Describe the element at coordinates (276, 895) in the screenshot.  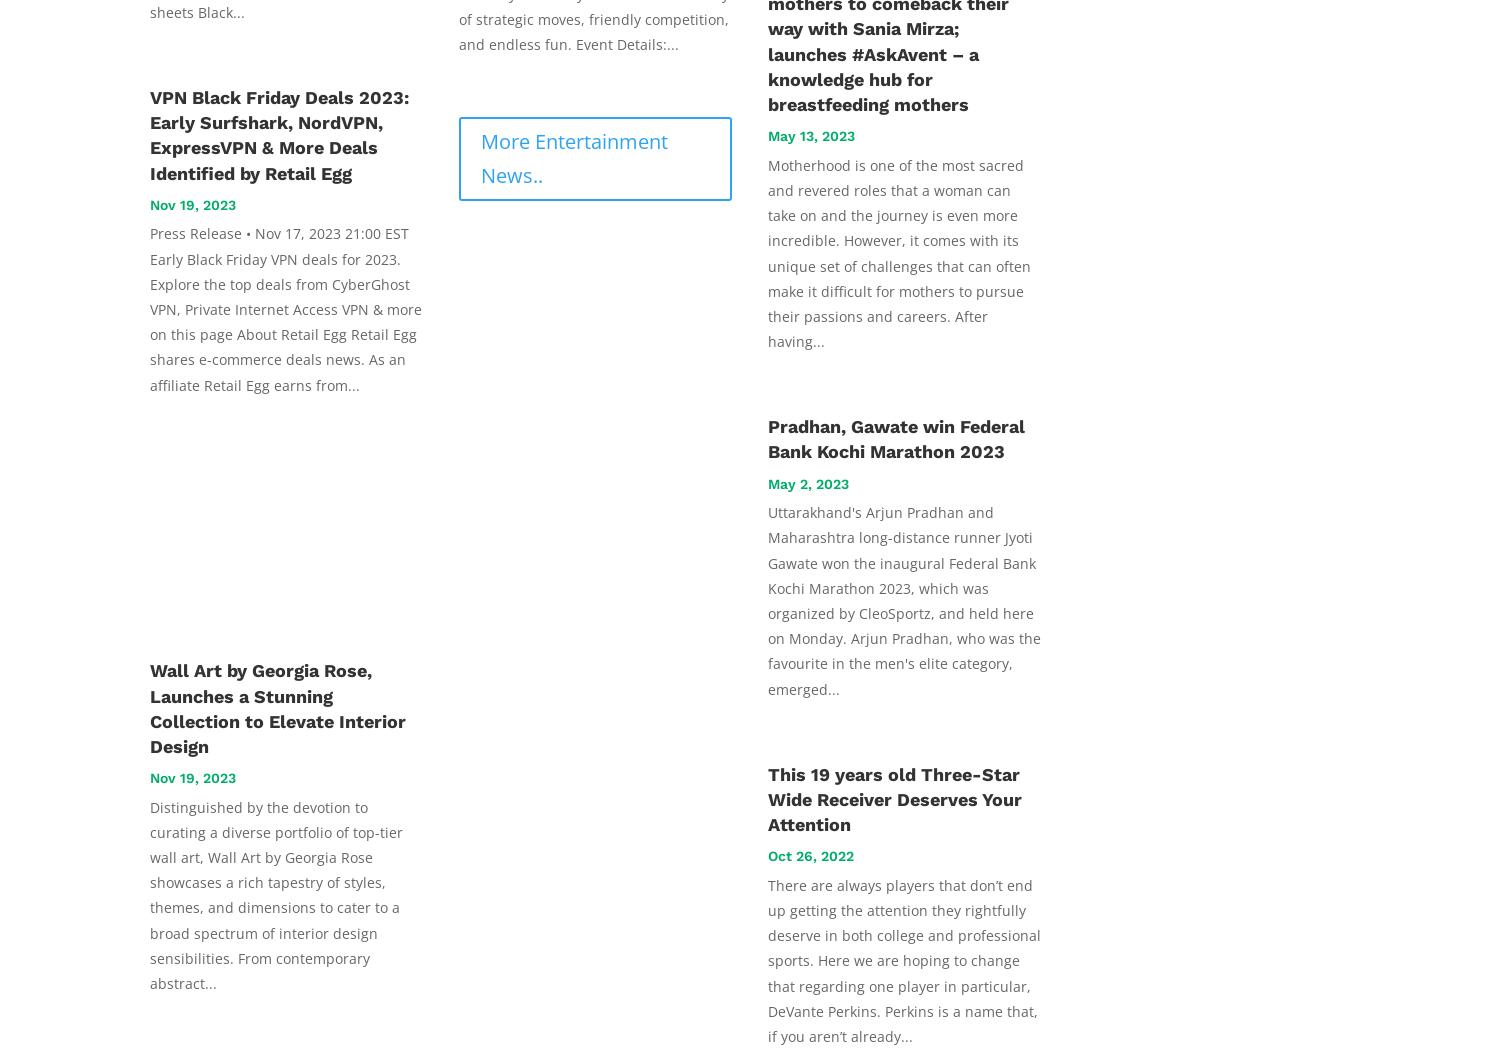
I see `'Distinguished by the devotion to curating a diverse portfolio of top-tier wall art, Wall Art by Georgia Rose showcases a rich tapestry of styles, themes, and dimensions to cater to a broad spectrum of interior design sensibilities. From contemporary abstract...'` at that location.